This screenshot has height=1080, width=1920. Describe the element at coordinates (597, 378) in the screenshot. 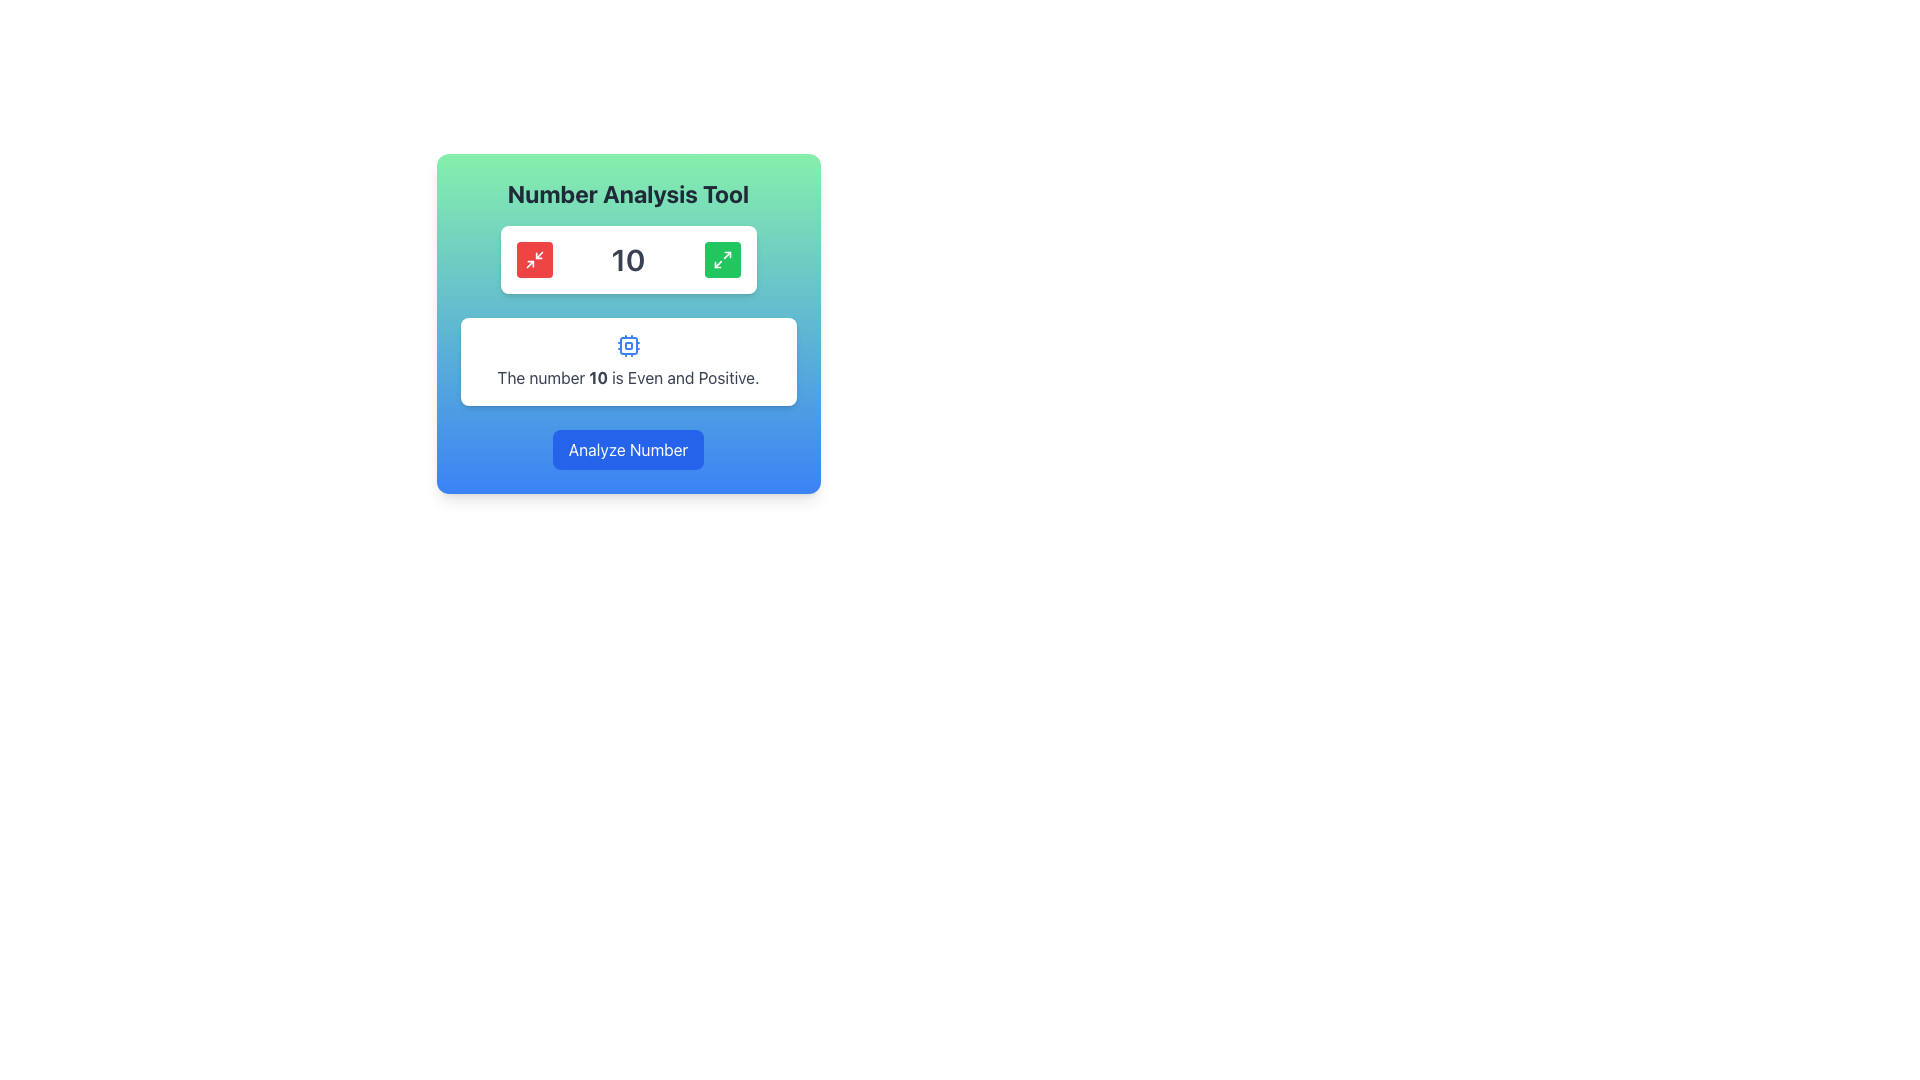

I see `the text element displaying 'The number 10 is Even and Positive.' which is emphasized in bold and located within a white box with rounded corners` at that location.